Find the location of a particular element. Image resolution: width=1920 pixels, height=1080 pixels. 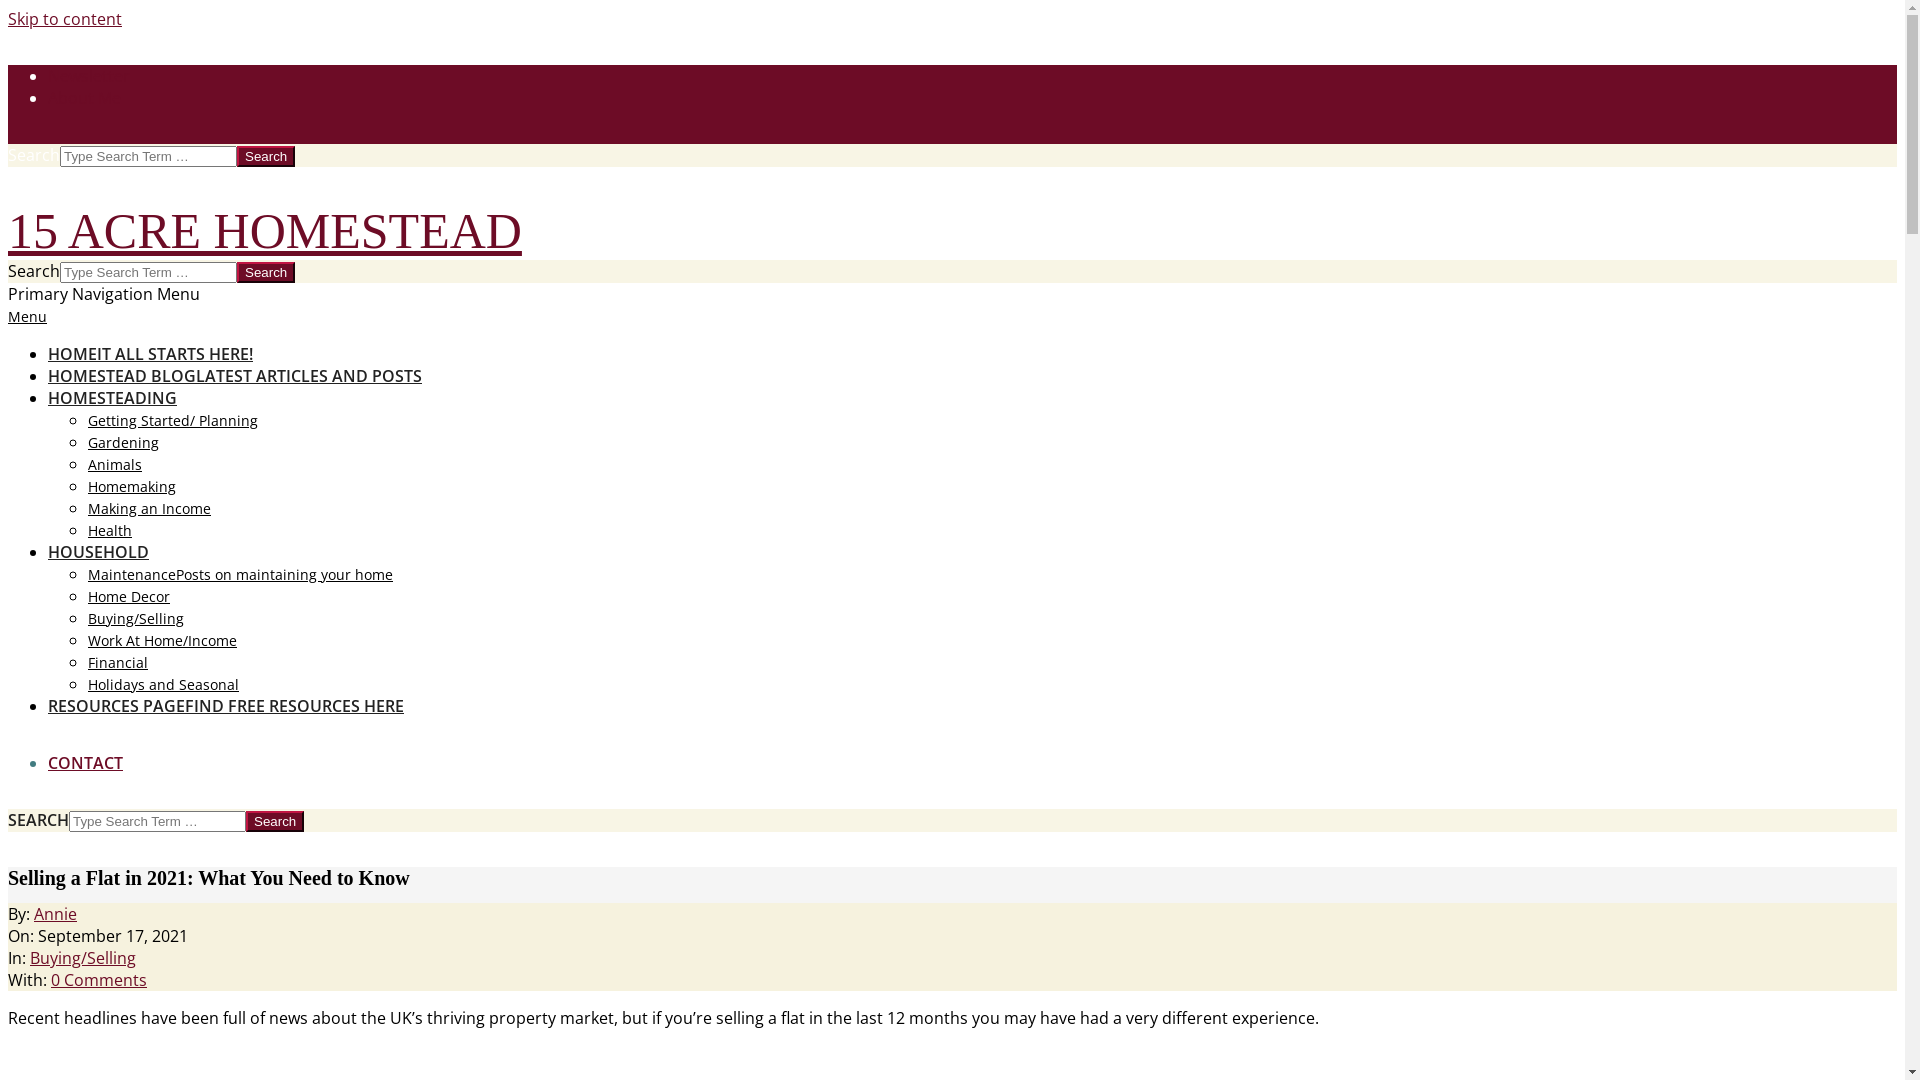

'Financial' is located at coordinates (117, 662).